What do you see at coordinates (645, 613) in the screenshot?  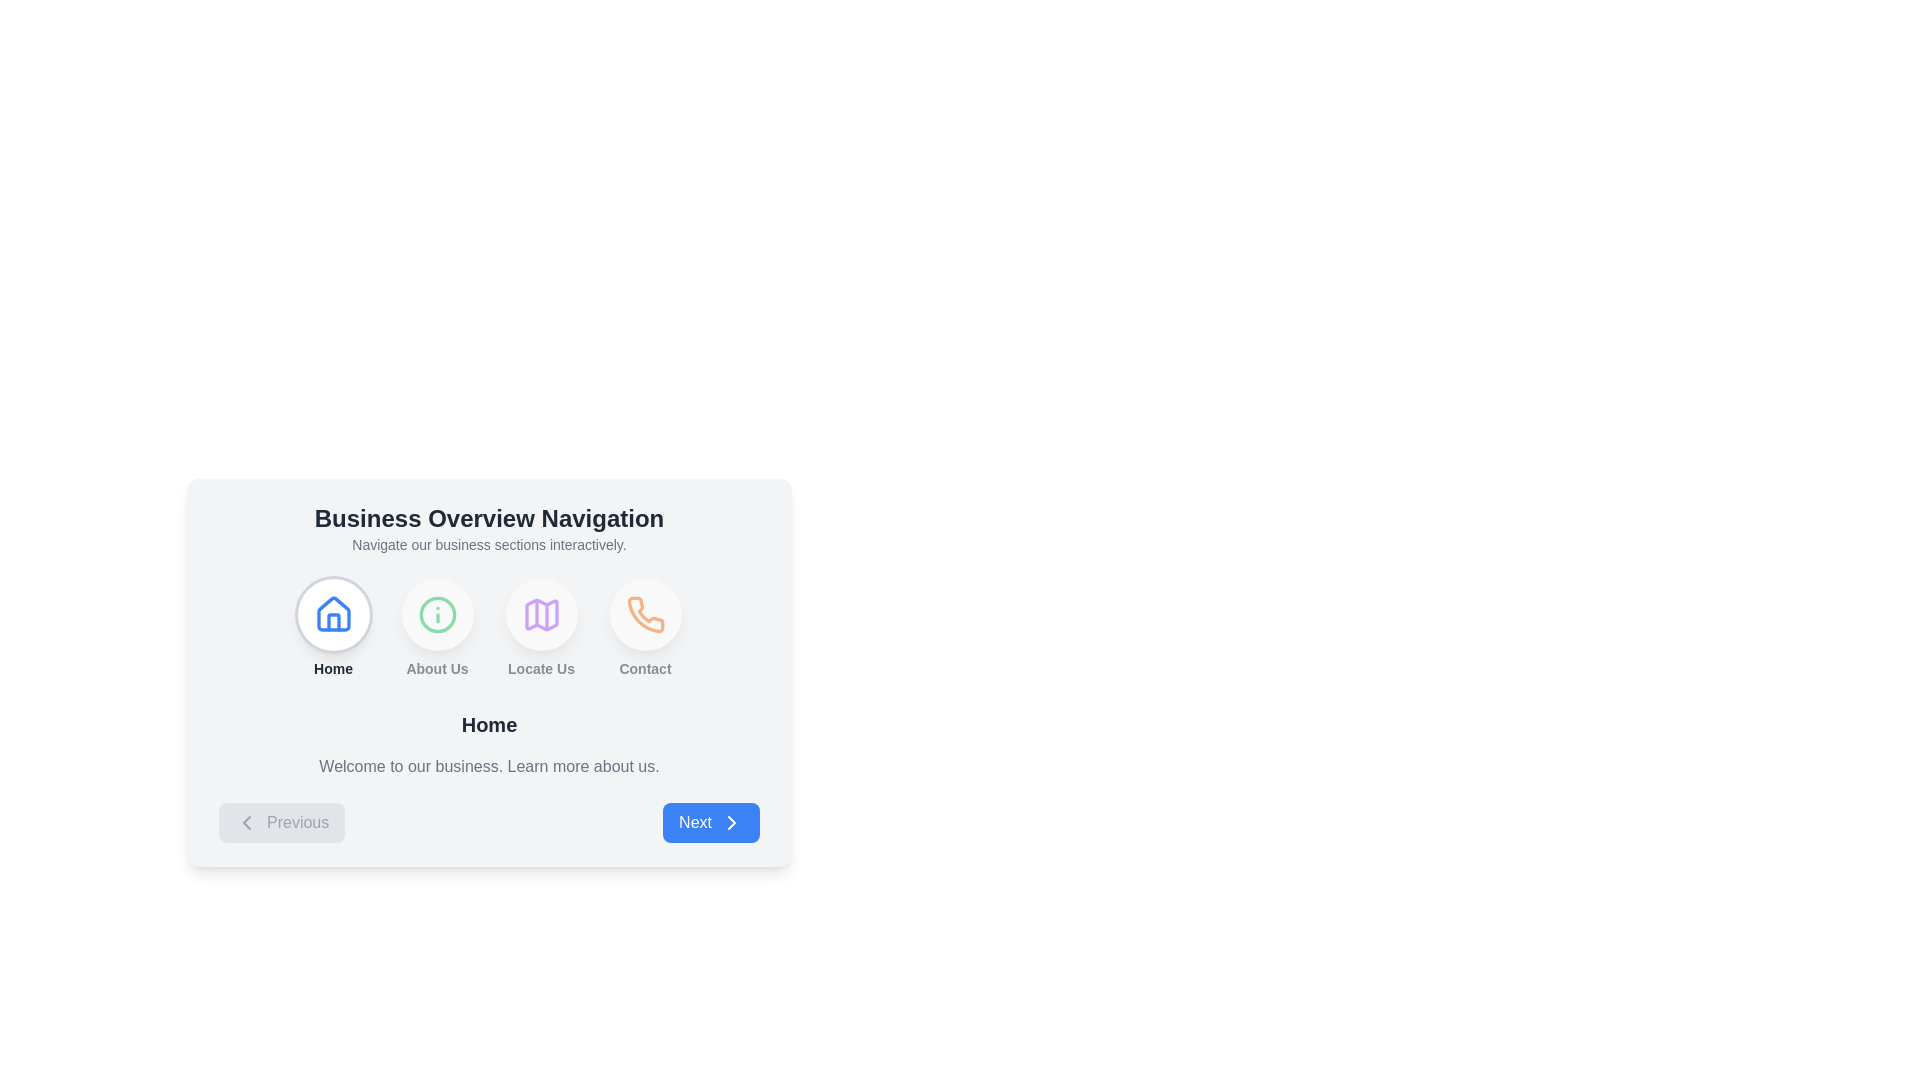 I see `the contact-related icon graphic located in the 'Contact' section to initiate interaction` at bounding box center [645, 613].